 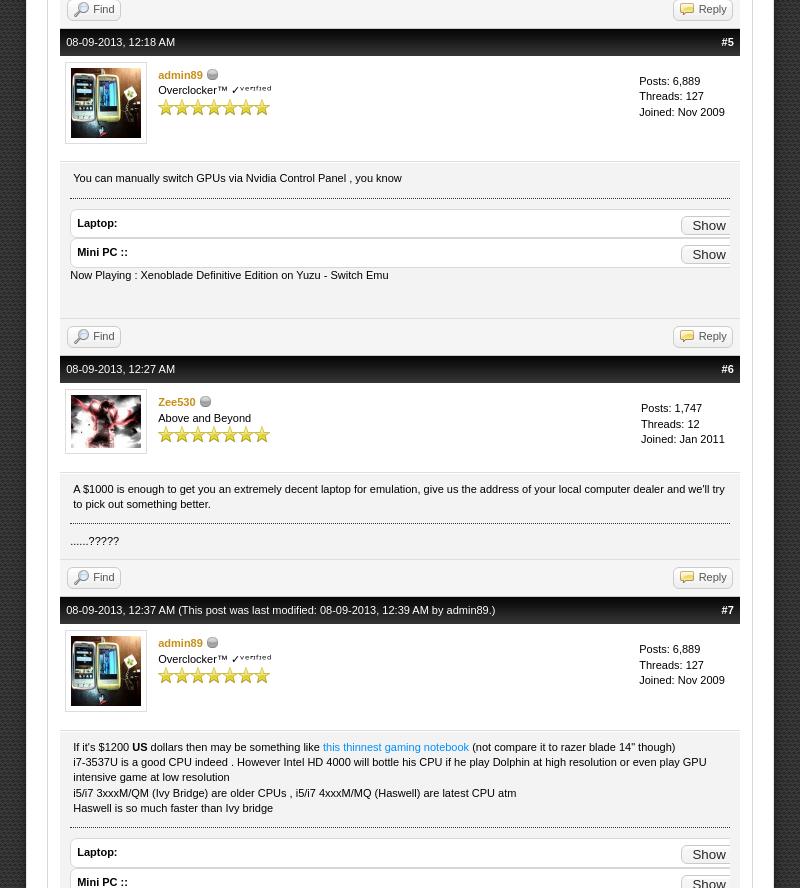 I want to click on 'i5/i7 3xxxM/QM (Ivy Bridge) are older CPUs , i5/i7 4xxxM/MQ (Haswell) are latest CPU atm', so click(x=294, y=792).